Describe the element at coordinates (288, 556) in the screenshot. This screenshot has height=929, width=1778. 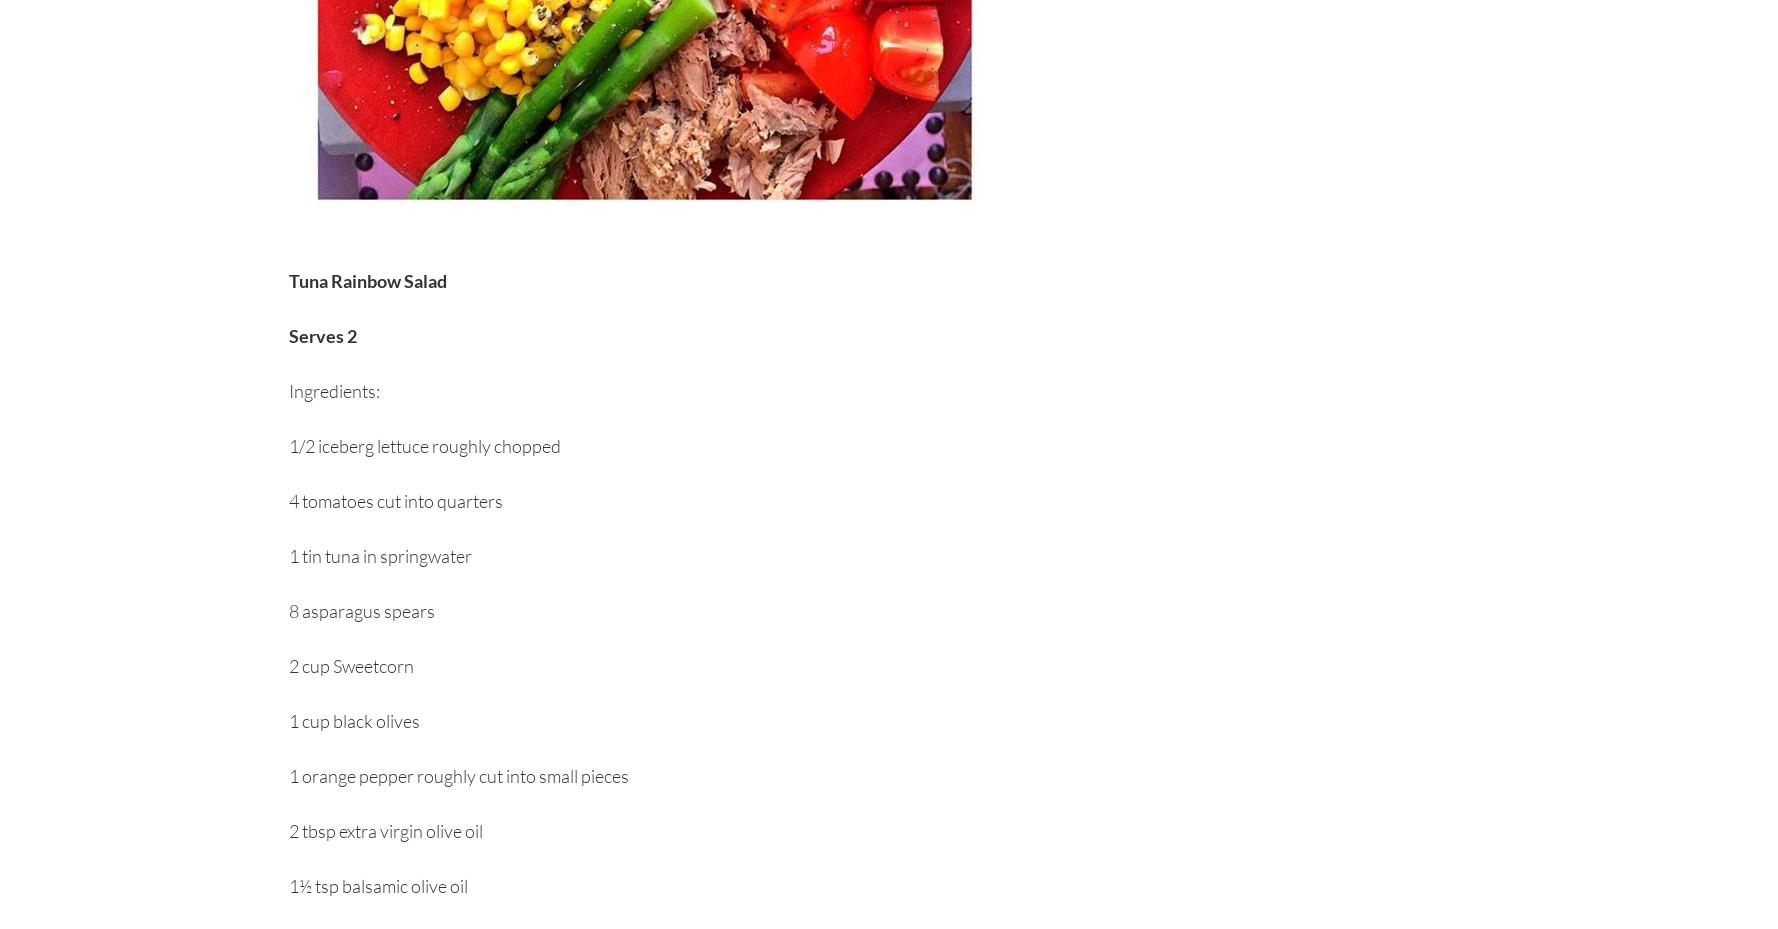
I see `'1 tin tuna in springwater'` at that location.